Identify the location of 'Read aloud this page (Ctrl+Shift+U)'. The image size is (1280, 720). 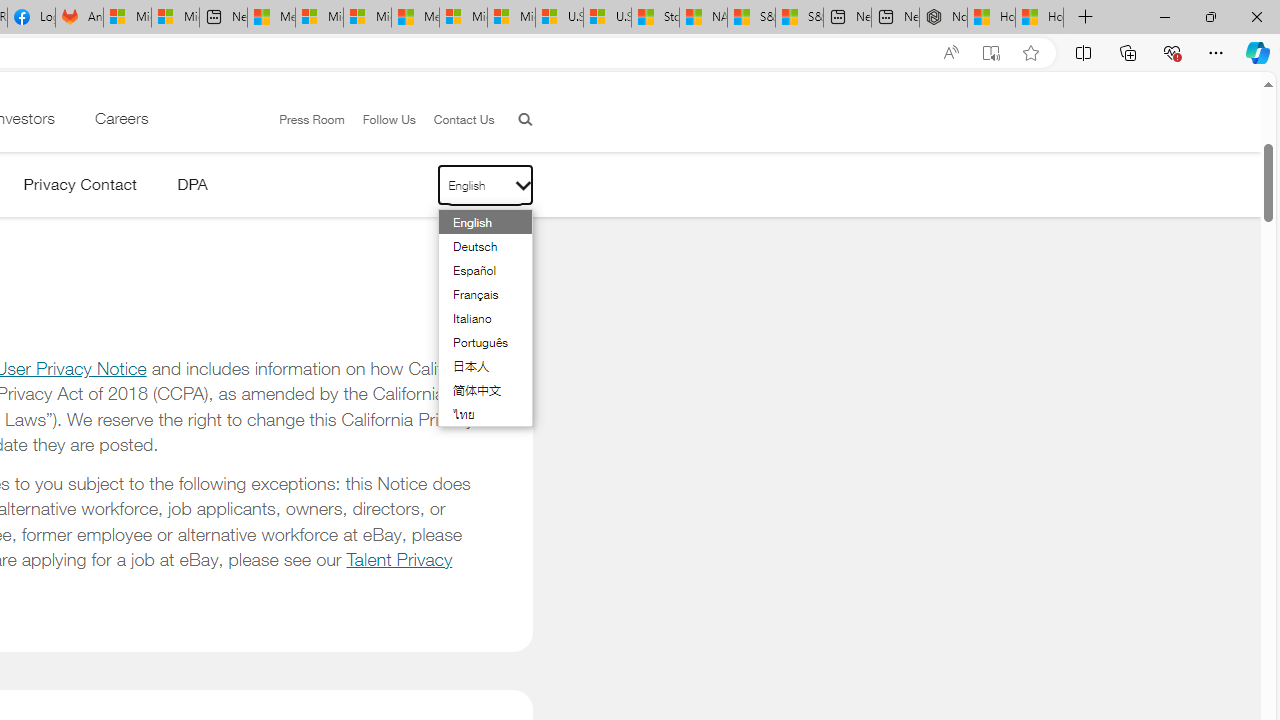
(950, 52).